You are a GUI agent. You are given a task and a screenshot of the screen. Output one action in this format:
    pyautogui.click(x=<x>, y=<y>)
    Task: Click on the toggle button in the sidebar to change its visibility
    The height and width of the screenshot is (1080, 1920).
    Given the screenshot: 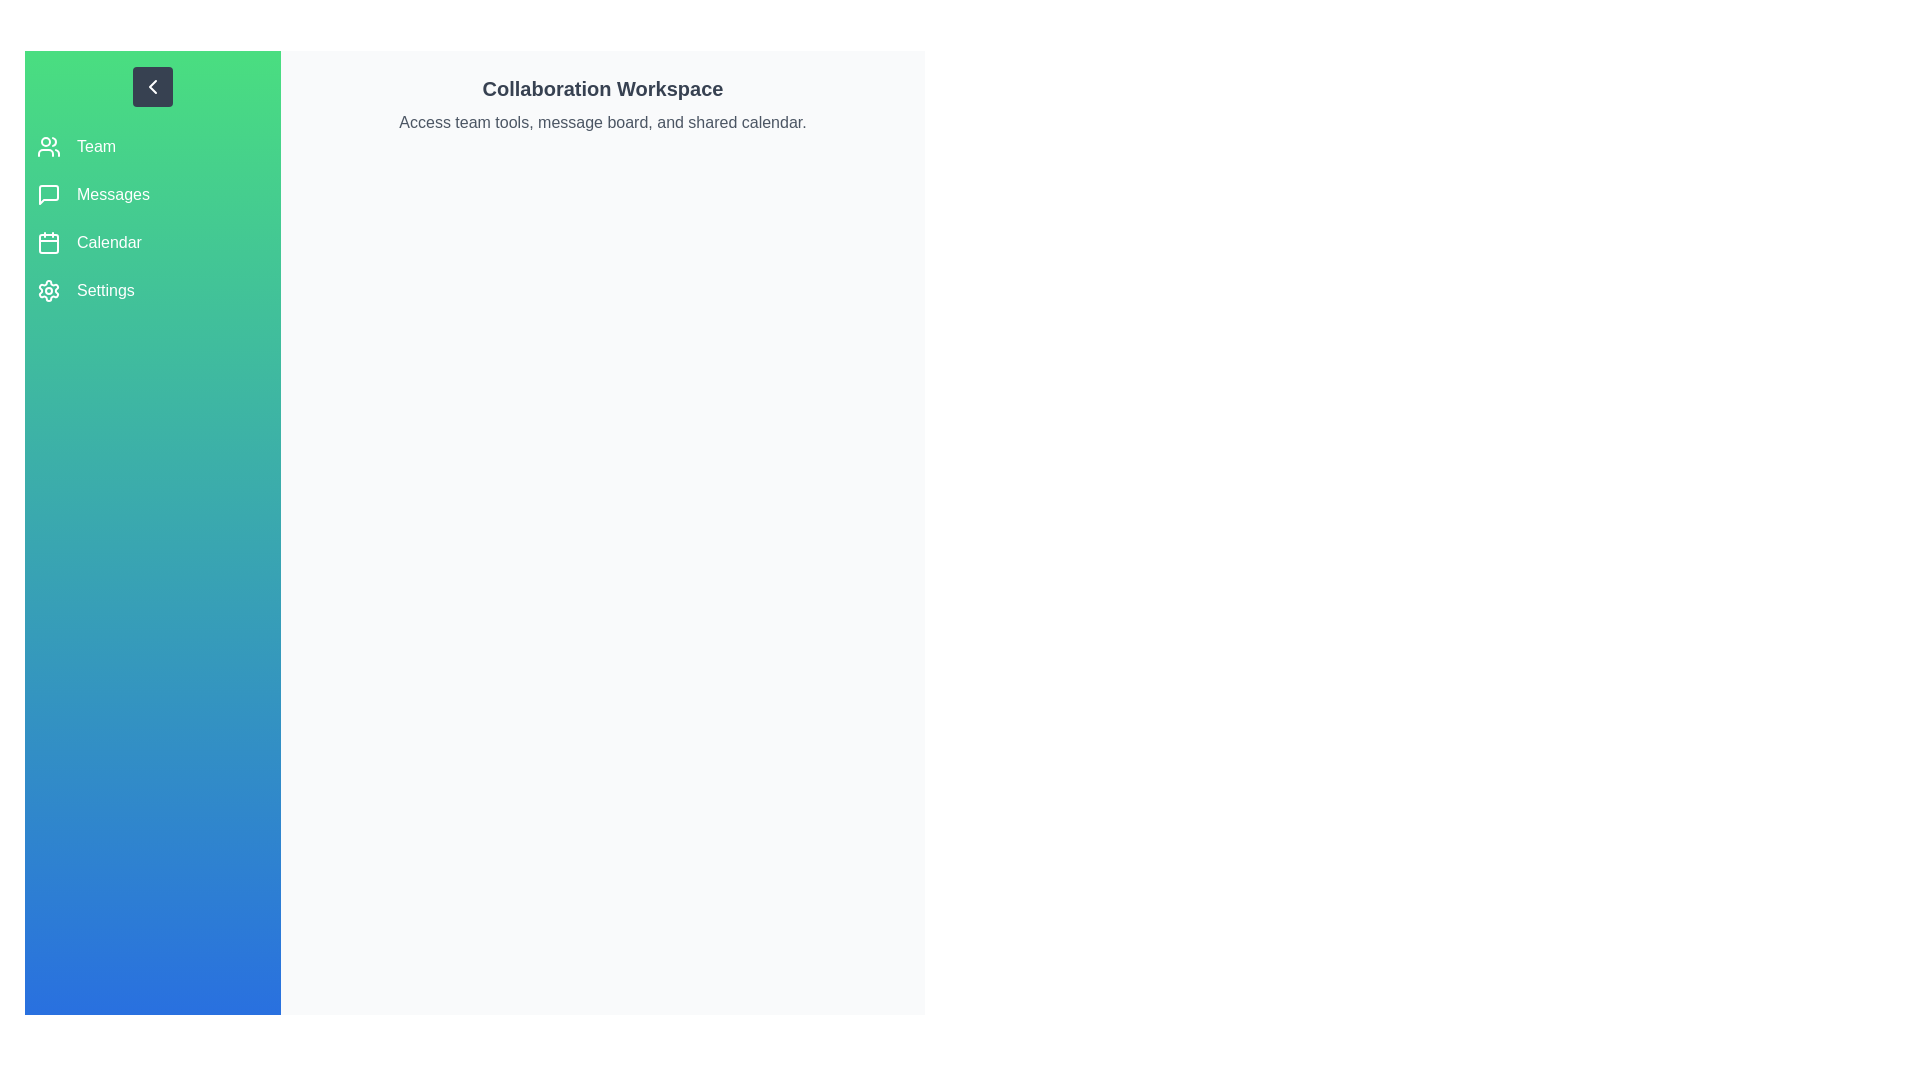 What is the action you would take?
    pyautogui.click(x=152, y=86)
    